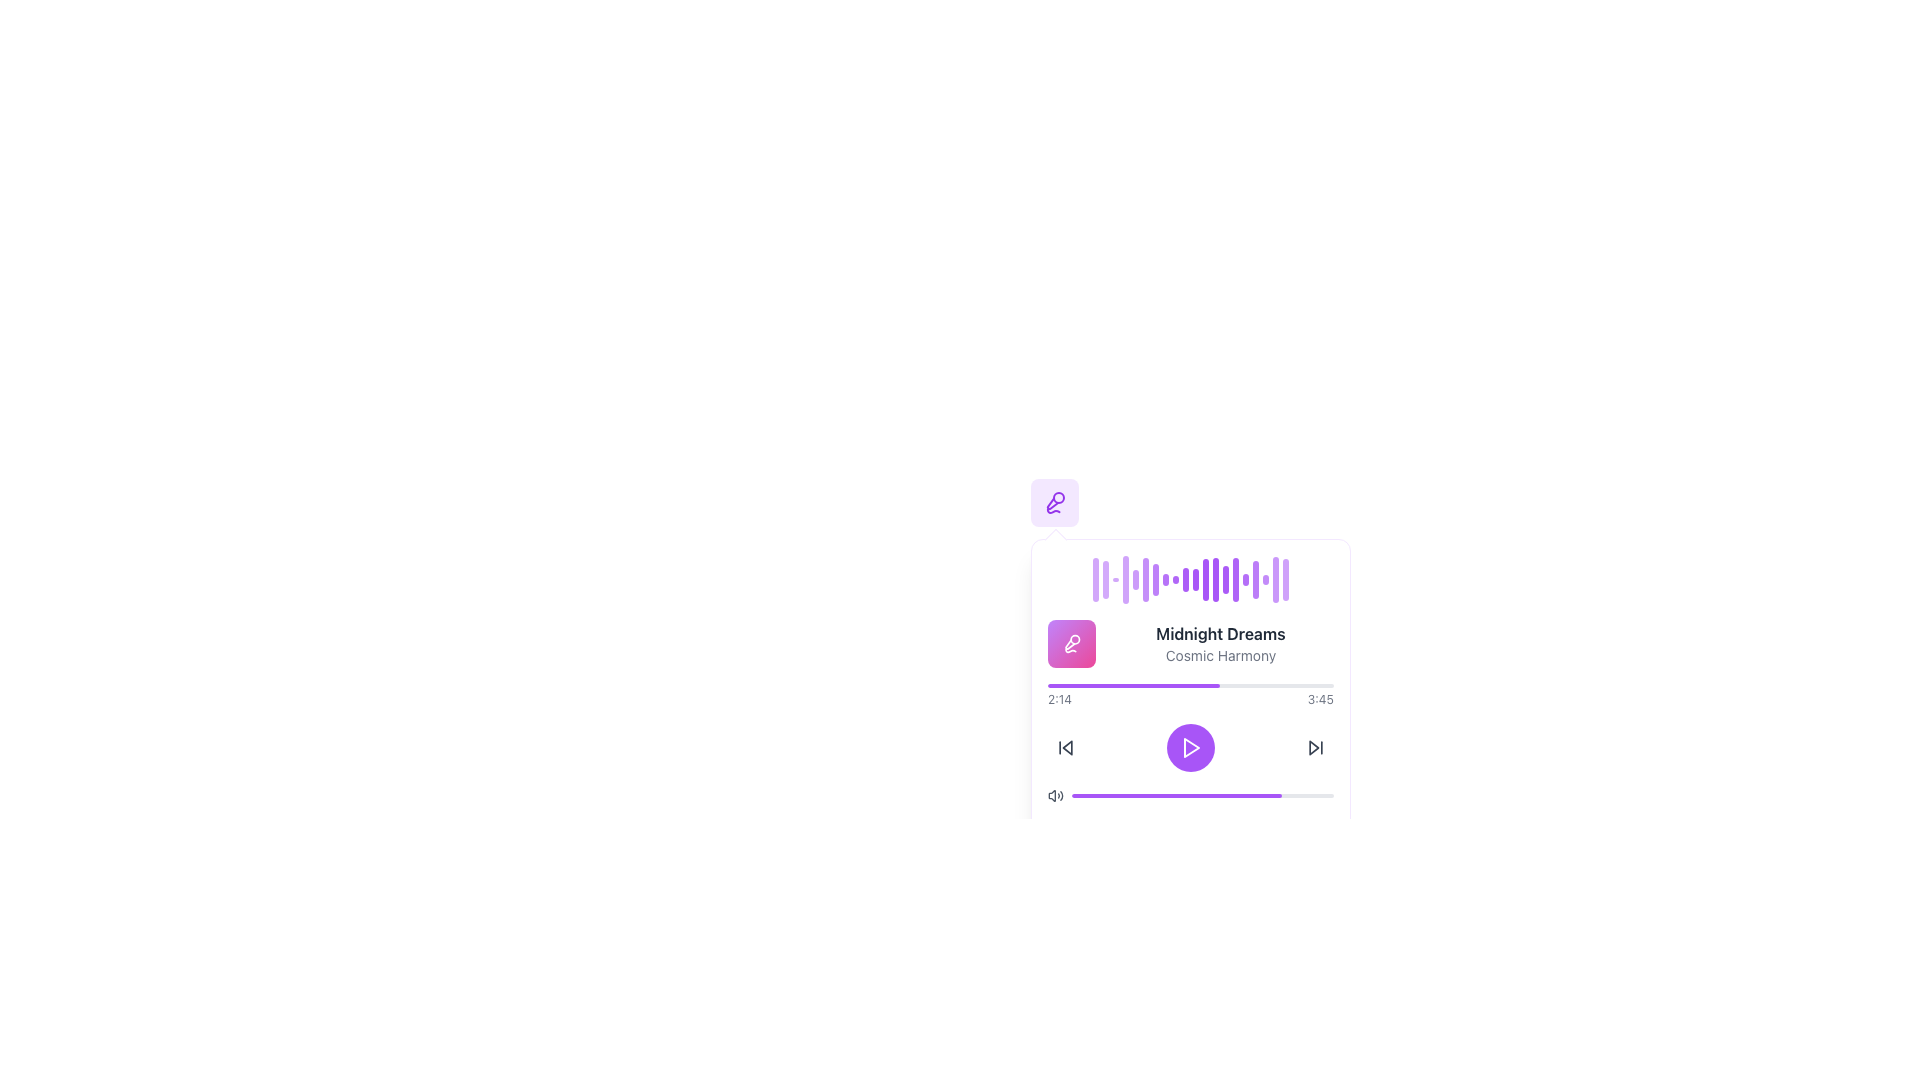 This screenshot has height=1080, width=1920. I want to click on the 'skip forward' button located in the bottom-right corner of the music control section, which is the rightmost button in the row of media control icons, so click(1315, 748).